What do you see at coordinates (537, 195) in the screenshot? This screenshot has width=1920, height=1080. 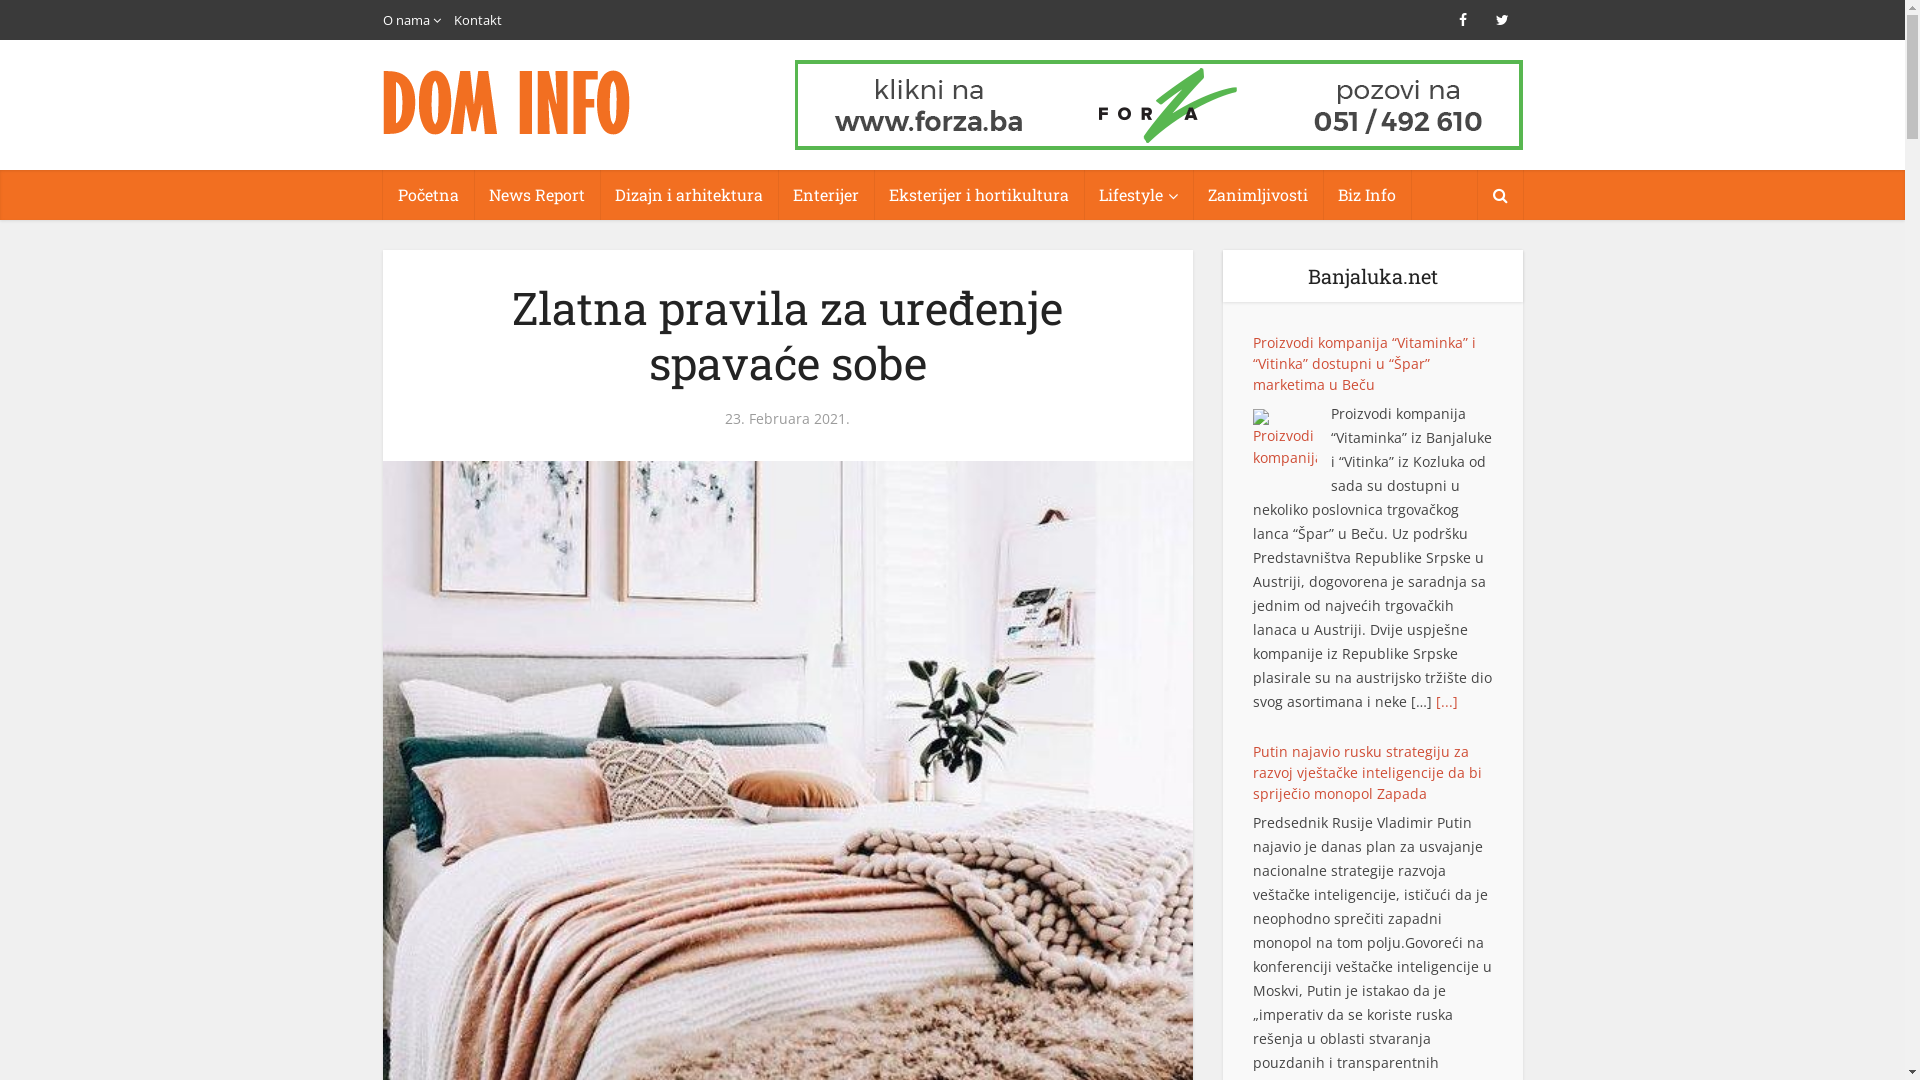 I see `'News Report'` at bounding box center [537, 195].